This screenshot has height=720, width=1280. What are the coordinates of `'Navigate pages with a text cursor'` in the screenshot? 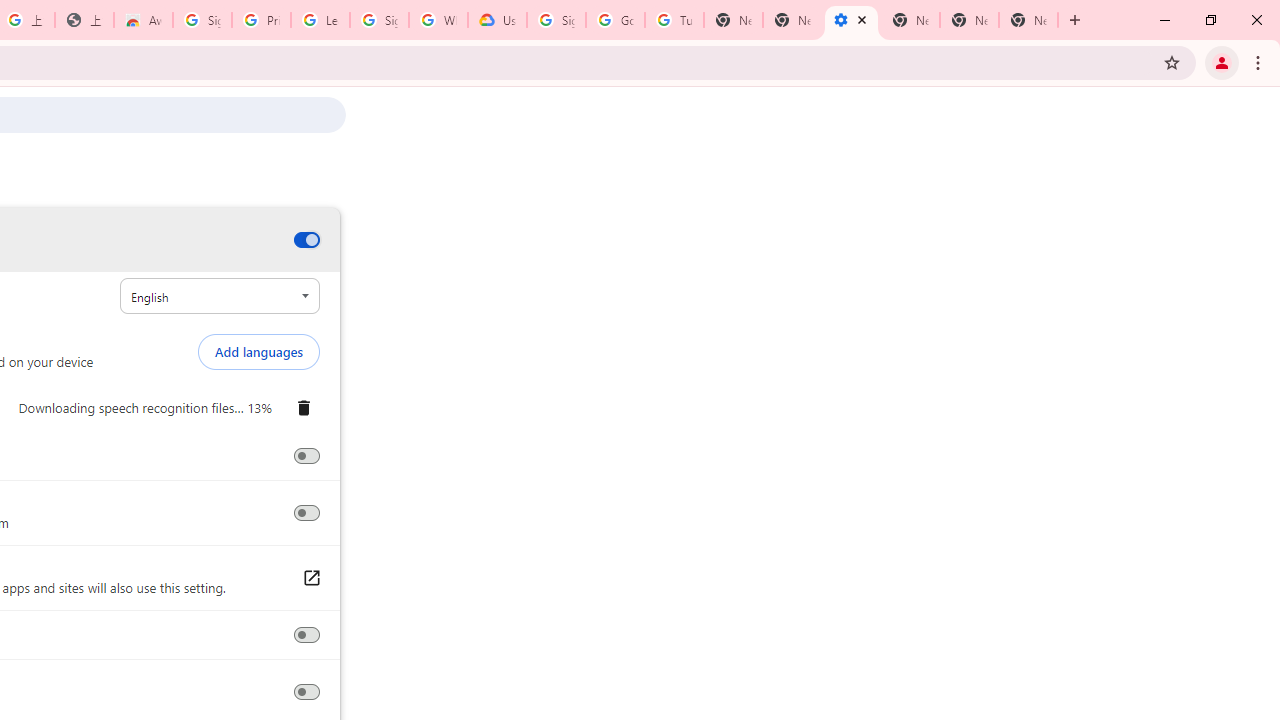 It's located at (305, 691).